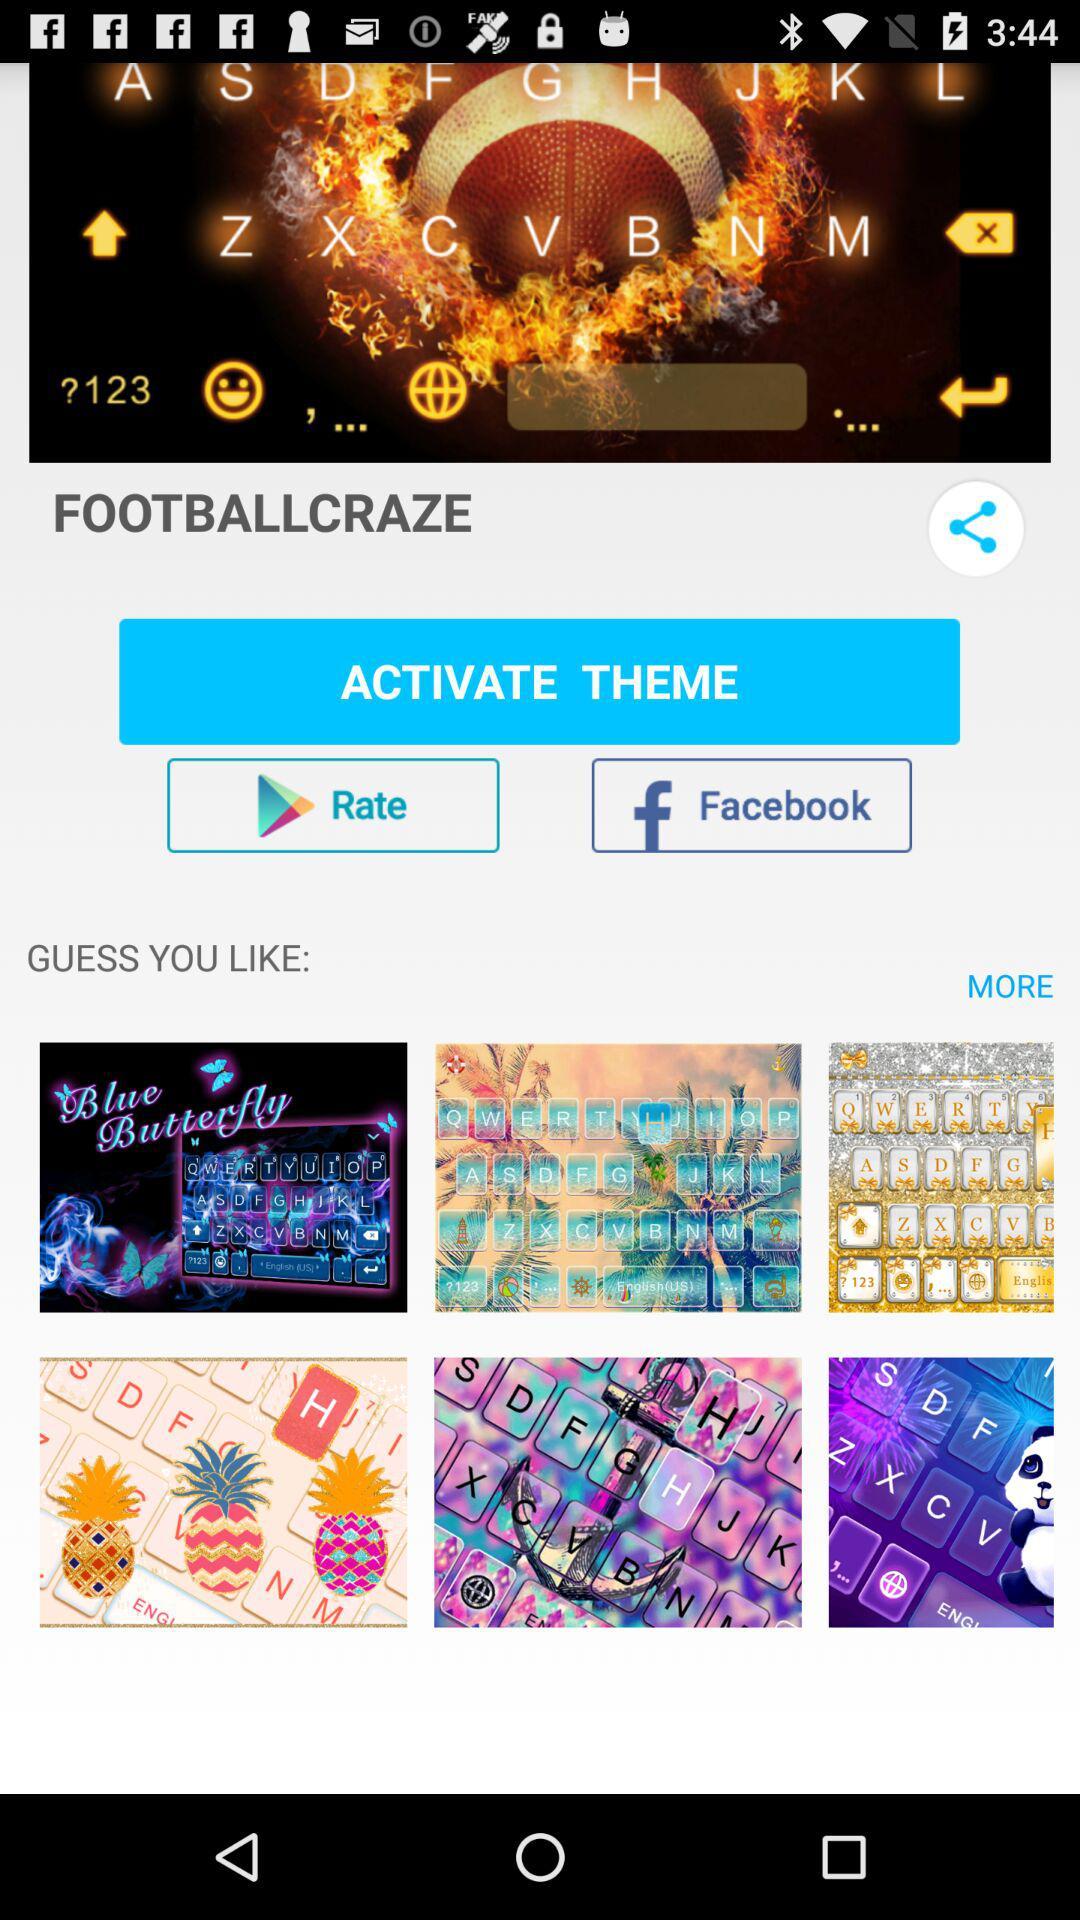 The width and height of the screenshot is (1080, 1920). What do you see at coordinates (223, 1492) in the screenshot?
I see `theme` at bounding box center [223, 1492].